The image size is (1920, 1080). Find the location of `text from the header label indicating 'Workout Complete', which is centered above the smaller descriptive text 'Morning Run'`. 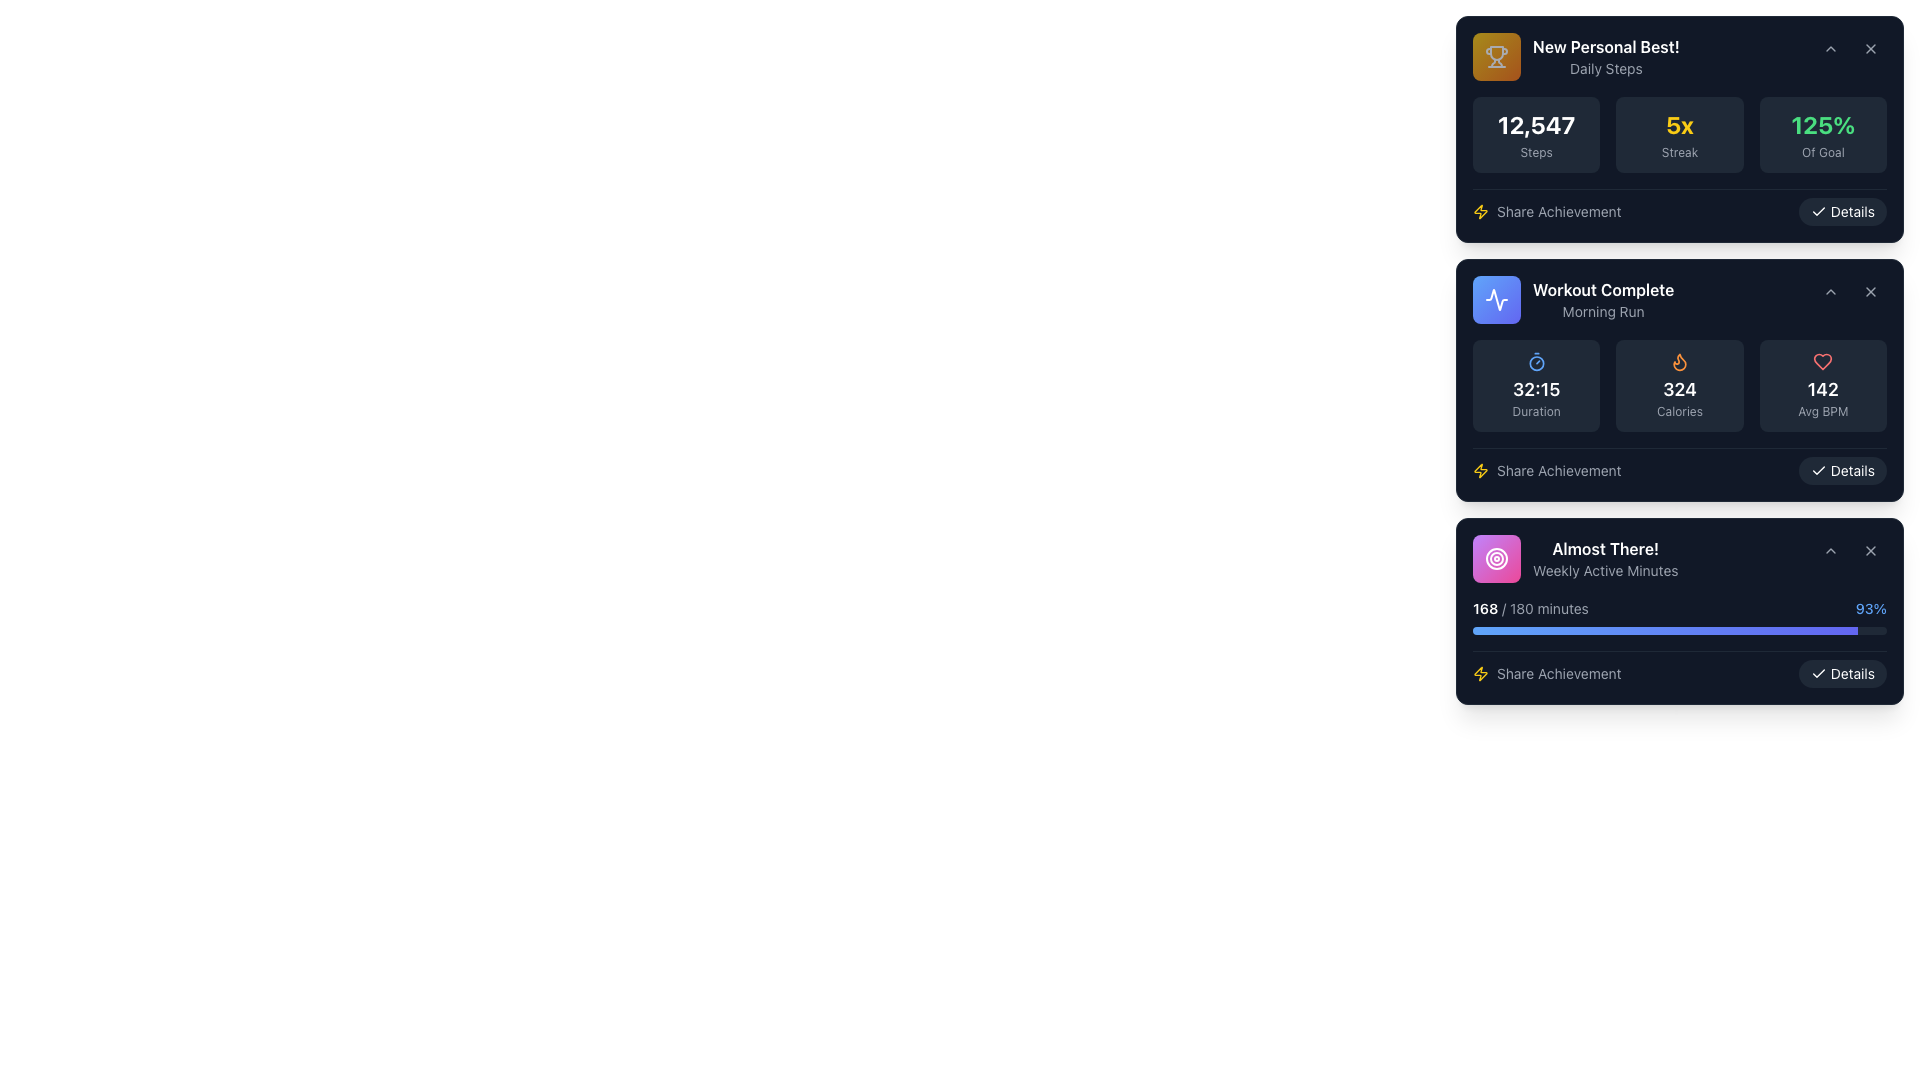

text from the header label indicating 'Workout Complete', which is centered above the smaller descriptive text 'Morning Run' is located at coordinates (1603, 289).